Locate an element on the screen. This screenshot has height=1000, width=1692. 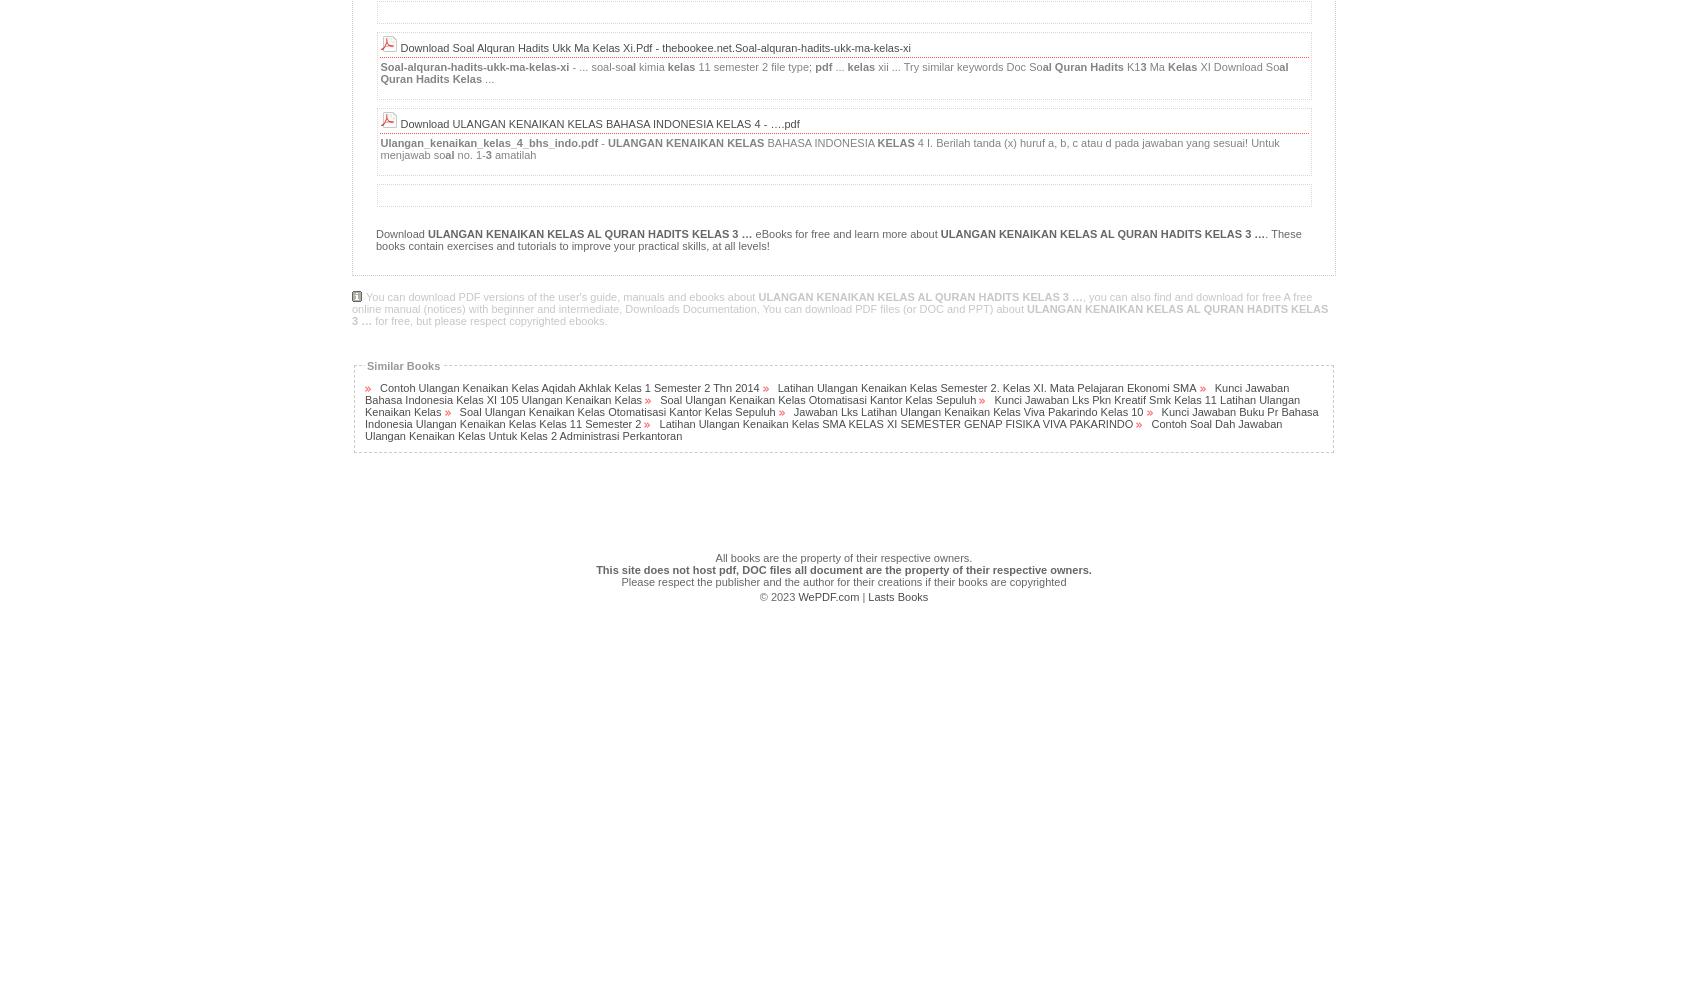
'pdf' is located at coordinates (823, 65).